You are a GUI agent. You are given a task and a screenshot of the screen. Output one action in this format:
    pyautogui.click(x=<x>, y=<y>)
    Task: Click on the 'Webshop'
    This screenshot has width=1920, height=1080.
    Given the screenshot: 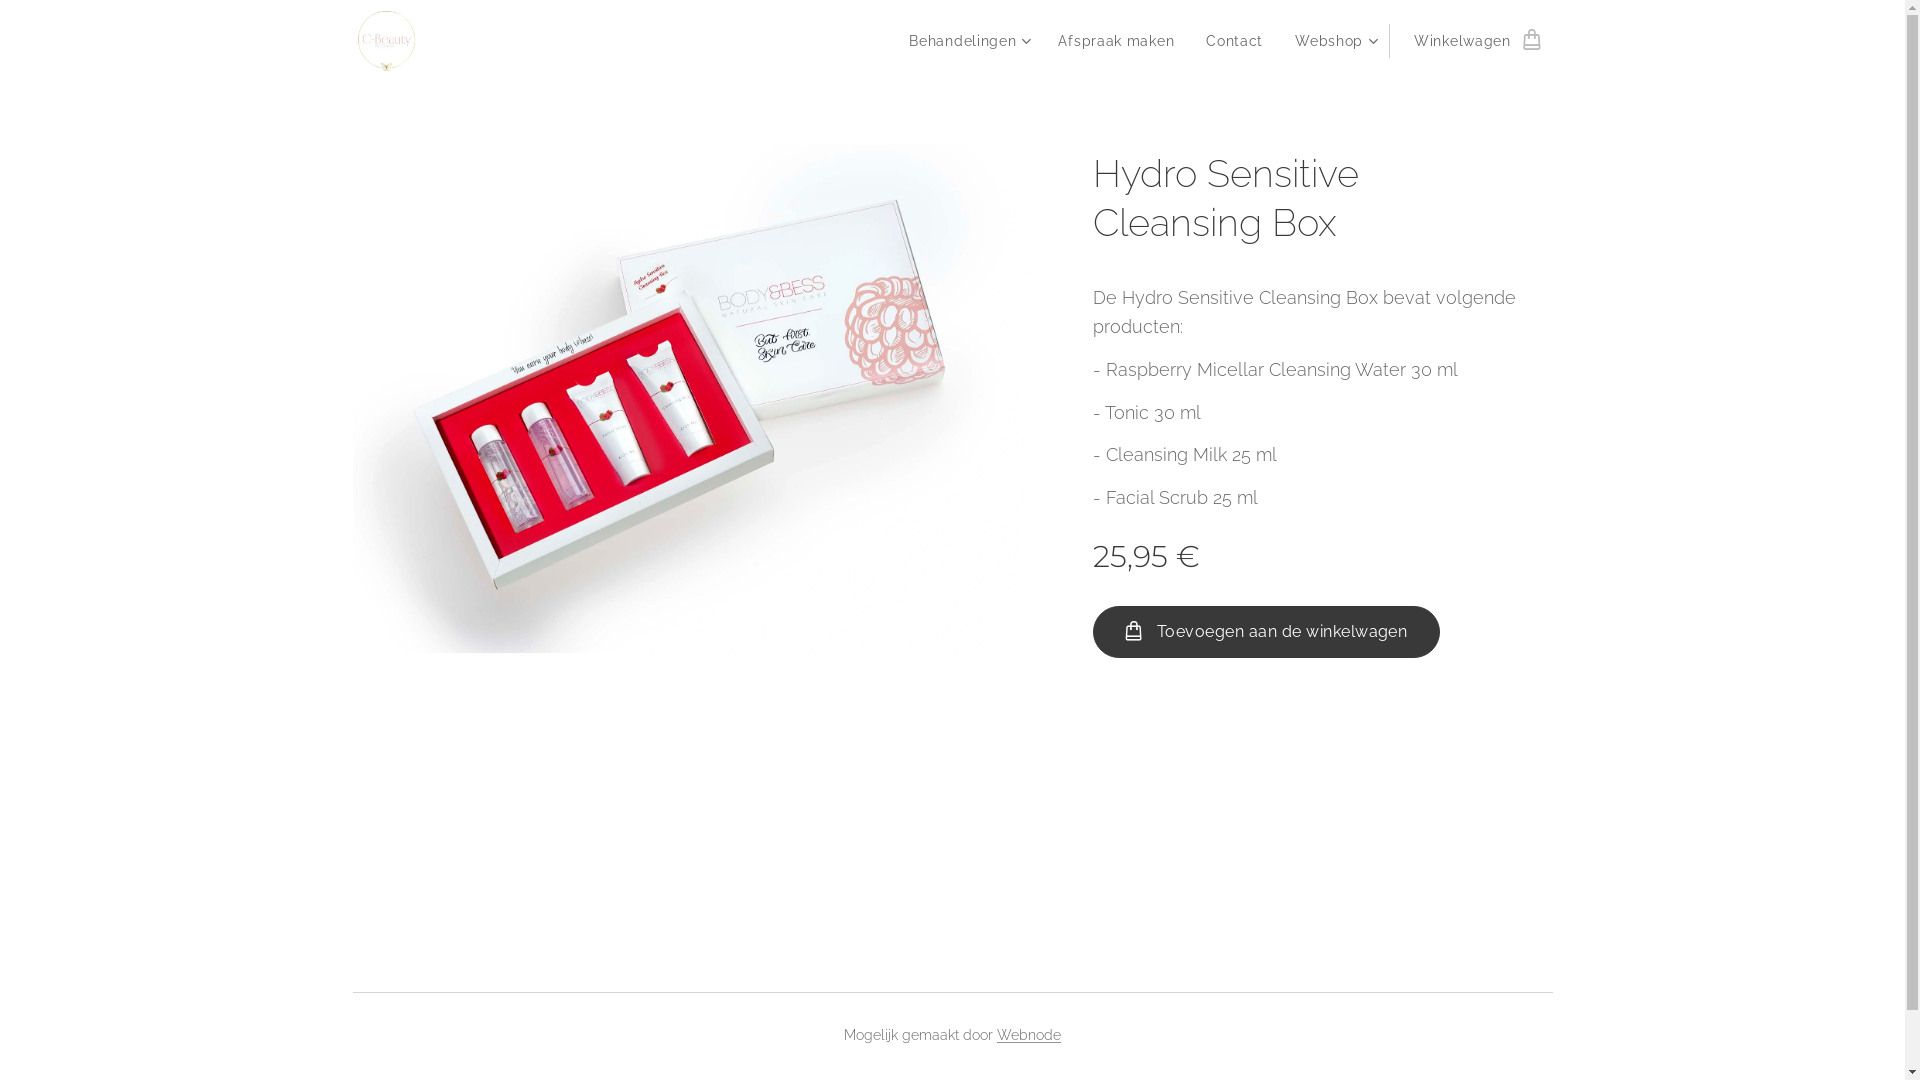 What is the action you would take?
    pyautogui.click(x=1334, y=41)
    